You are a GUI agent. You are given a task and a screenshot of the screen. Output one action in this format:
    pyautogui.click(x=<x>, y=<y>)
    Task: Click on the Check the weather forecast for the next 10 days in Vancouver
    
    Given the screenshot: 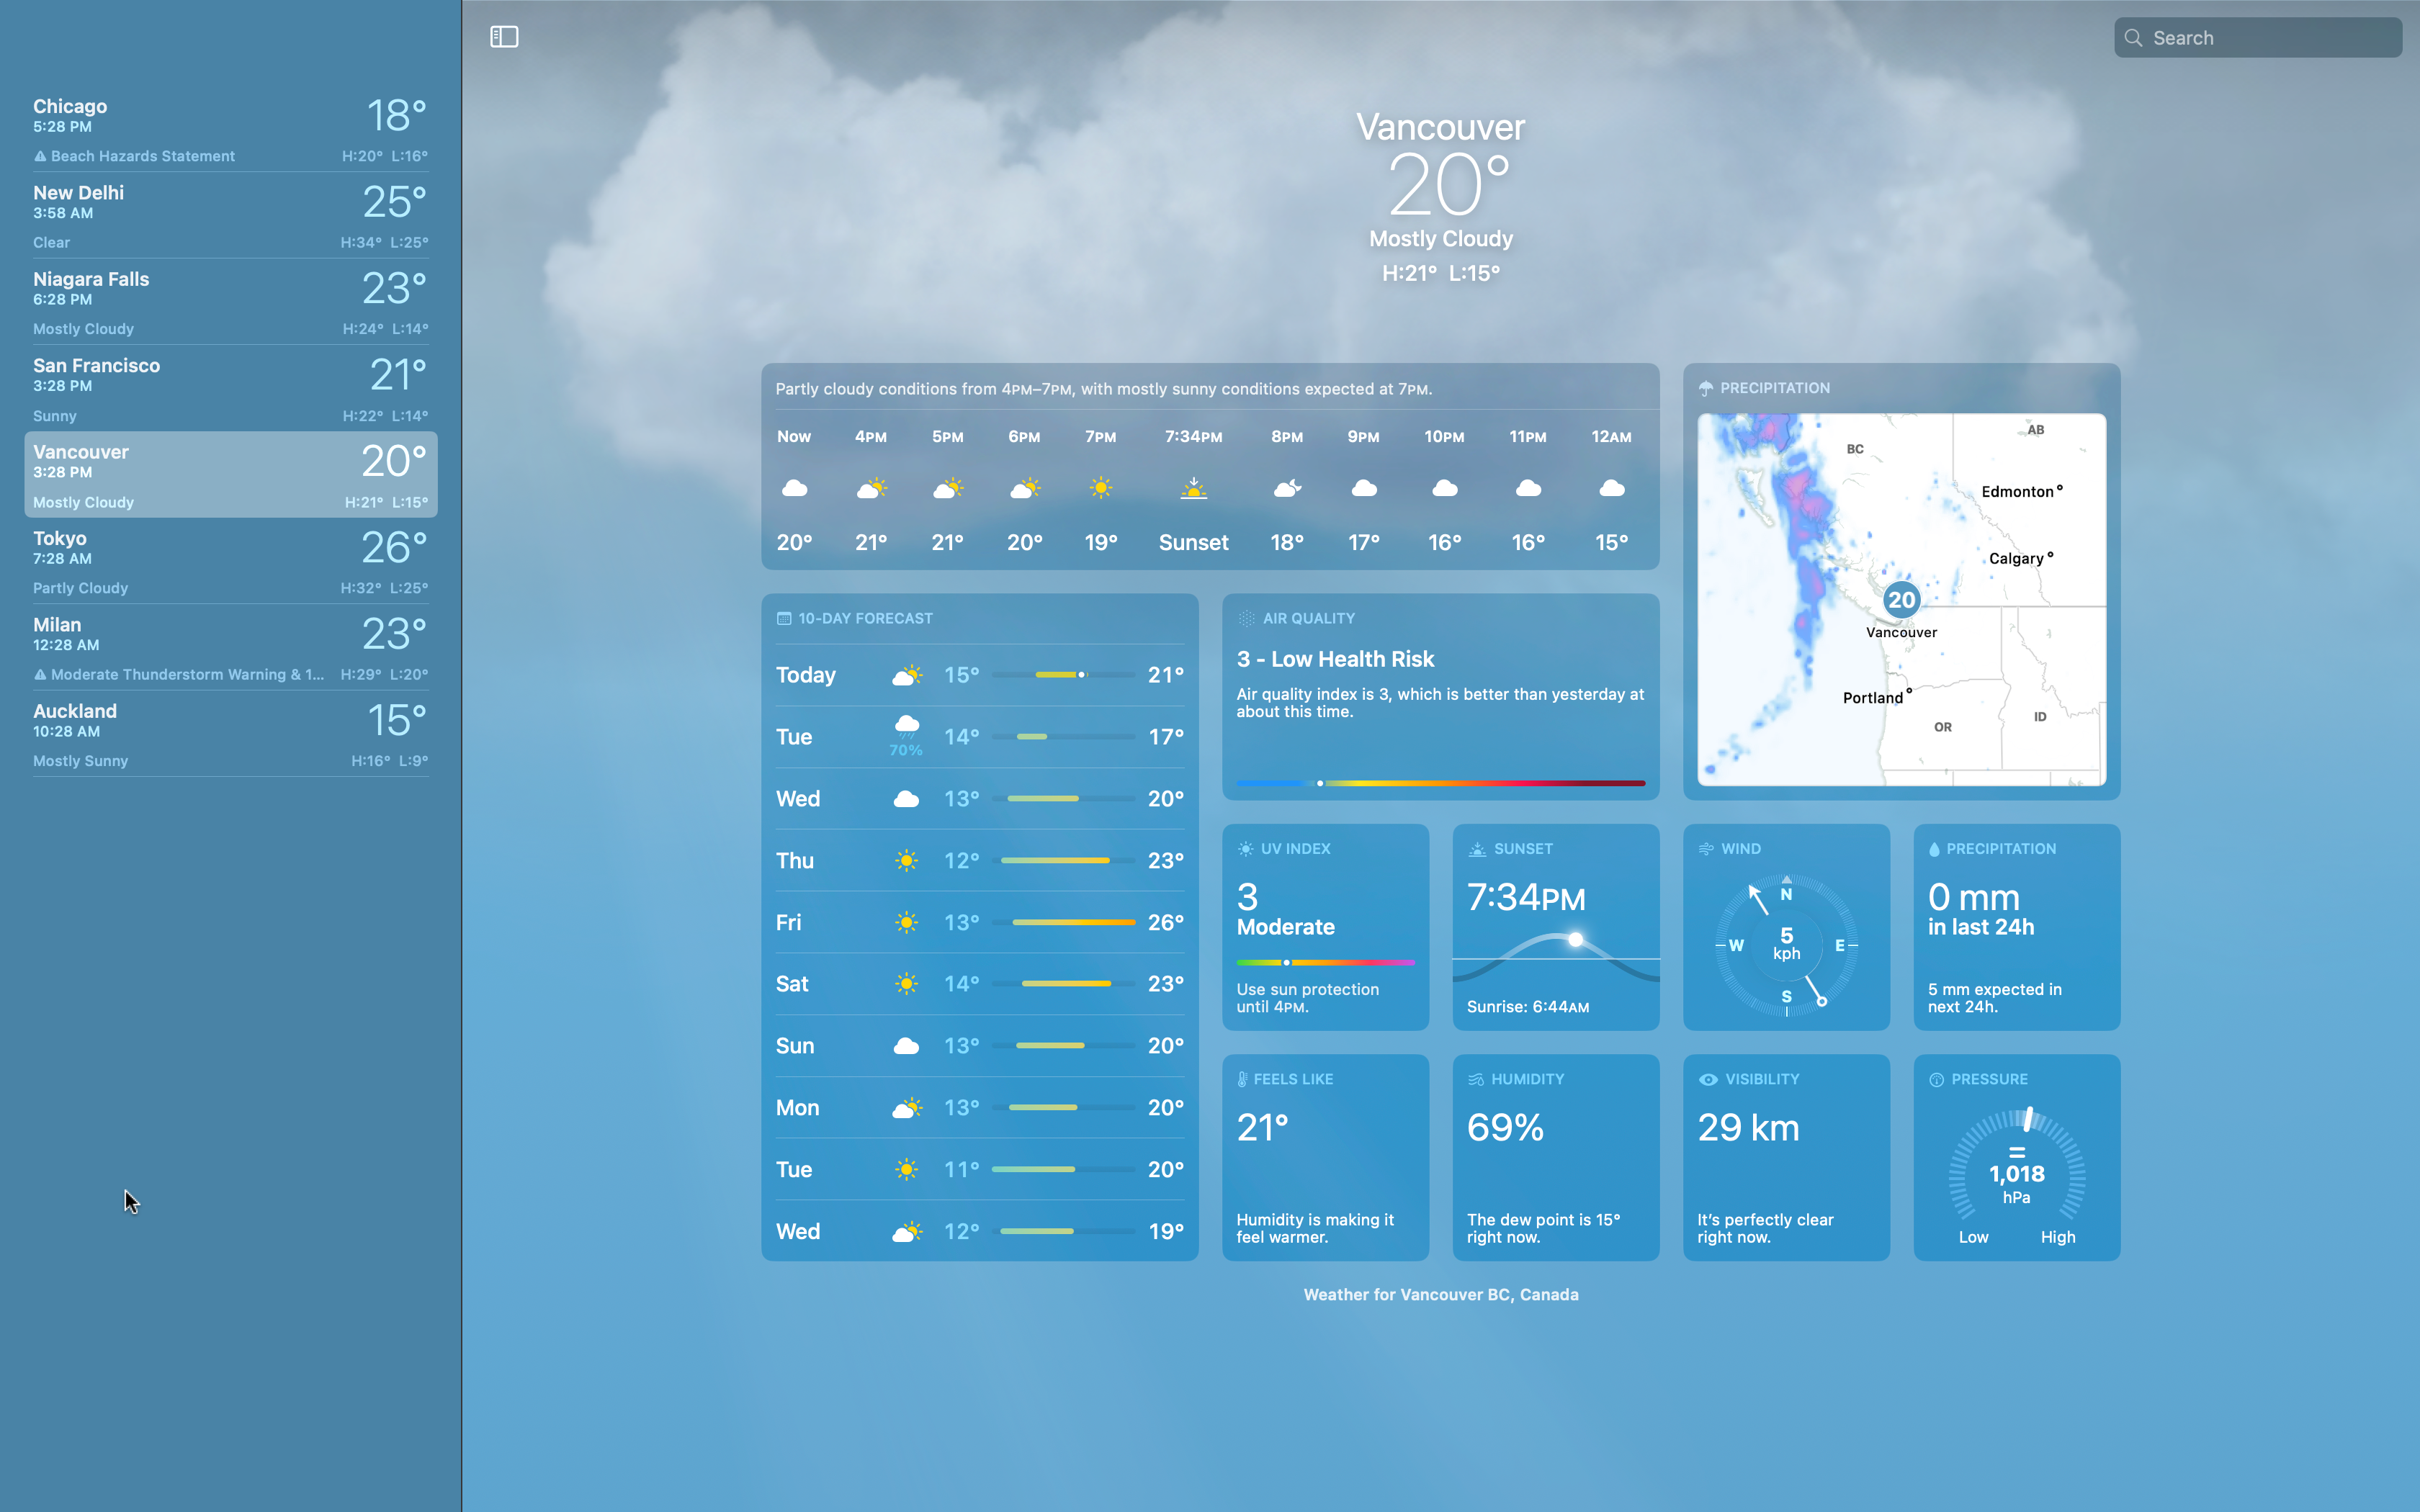 What is the action you would take?
    pyautogui.click(x=979, y=926)
    